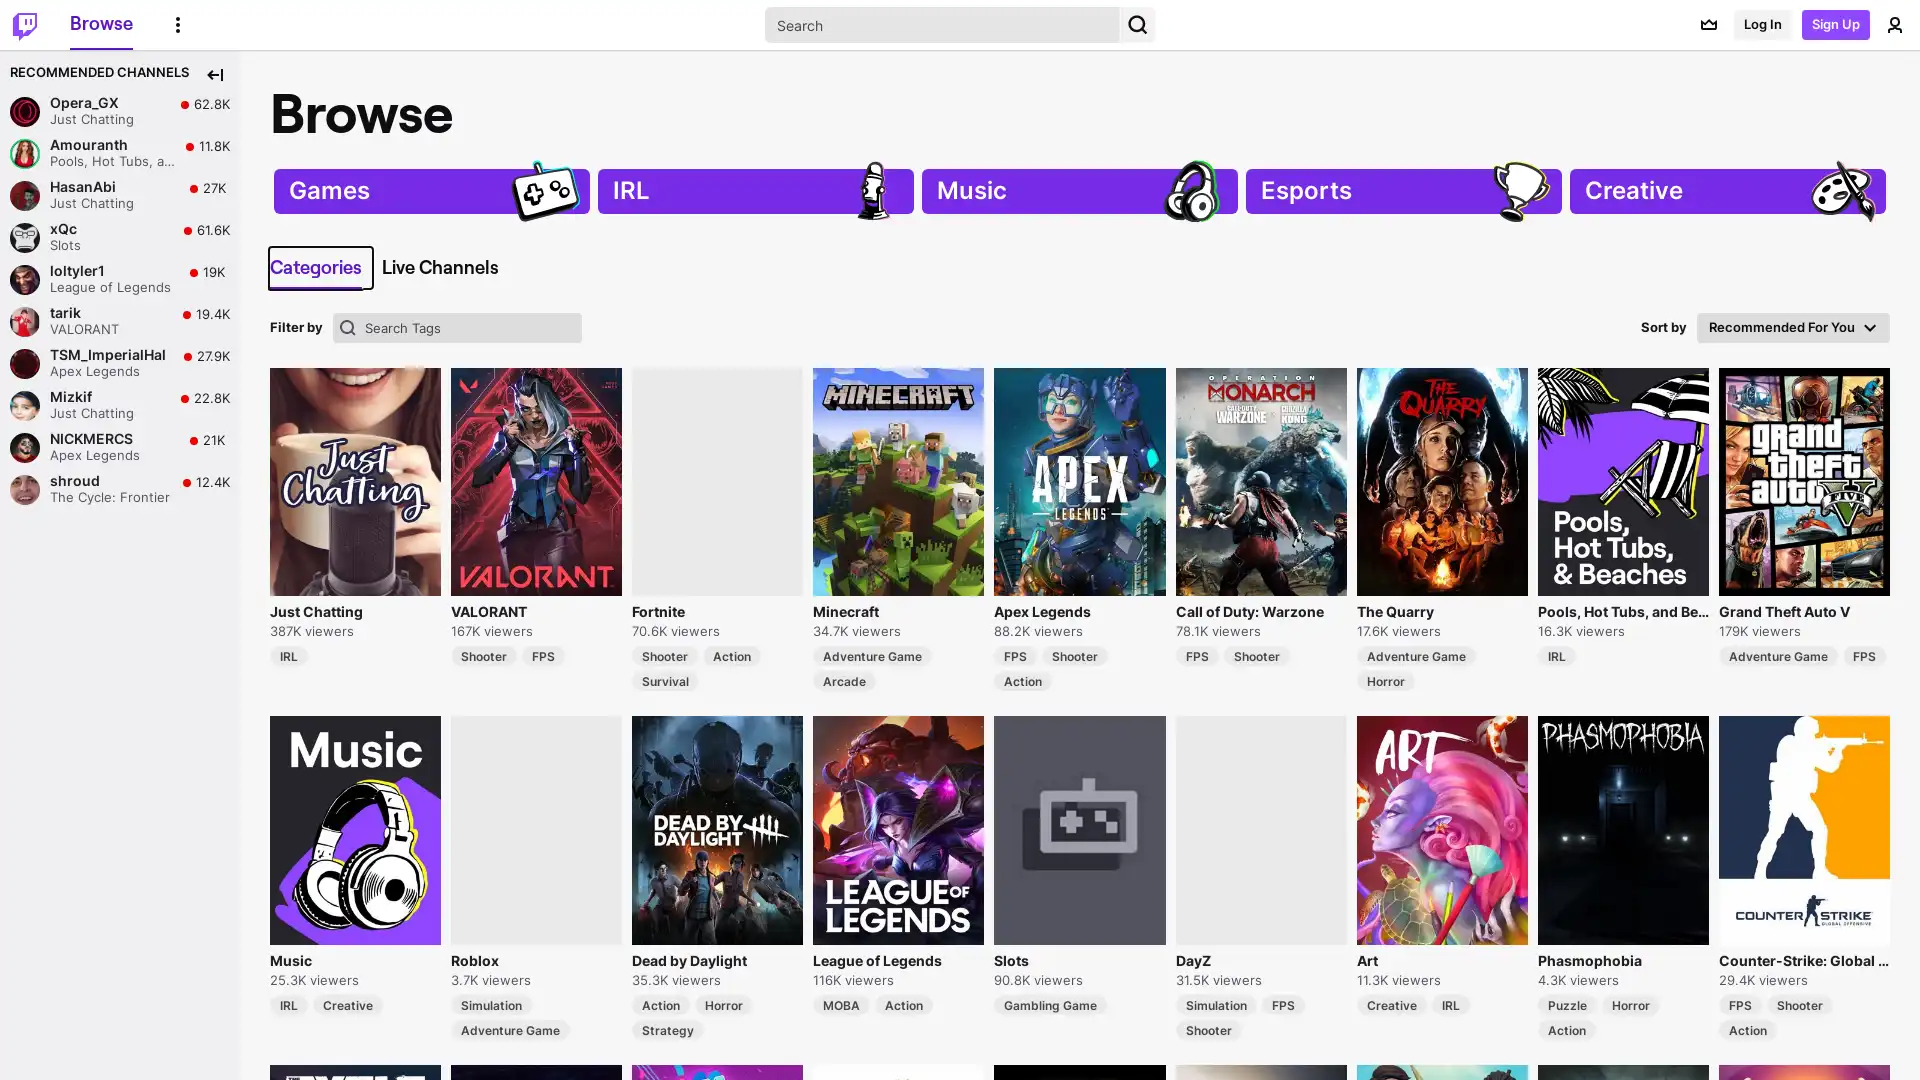 This screenshot has height=1080, width=1920. I want to click on Adventure Game, so click(1414, 655).